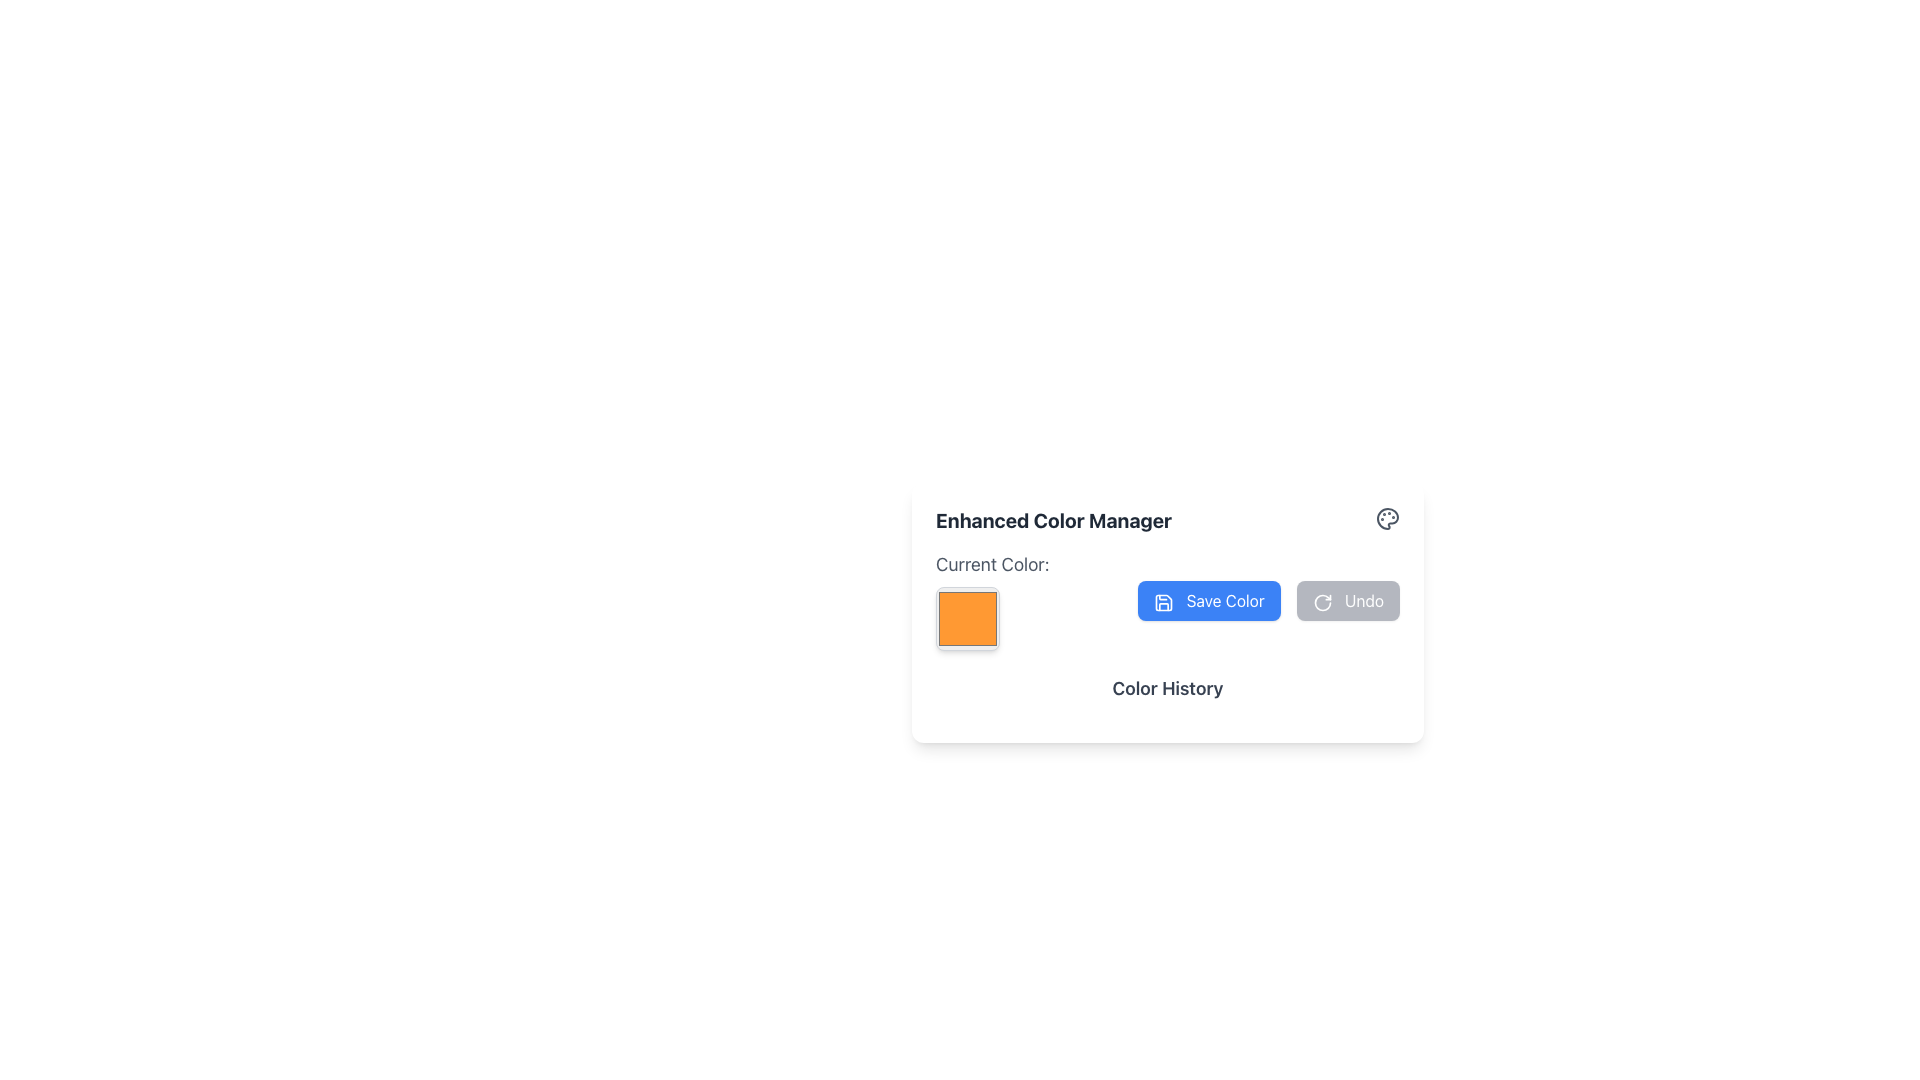 This screenshot has height=1080, width=1920. I want to click on the Text Label that serves as a title for the section displaying the history of selected colors, located below the color display section and buttons, so click(1167, 696).